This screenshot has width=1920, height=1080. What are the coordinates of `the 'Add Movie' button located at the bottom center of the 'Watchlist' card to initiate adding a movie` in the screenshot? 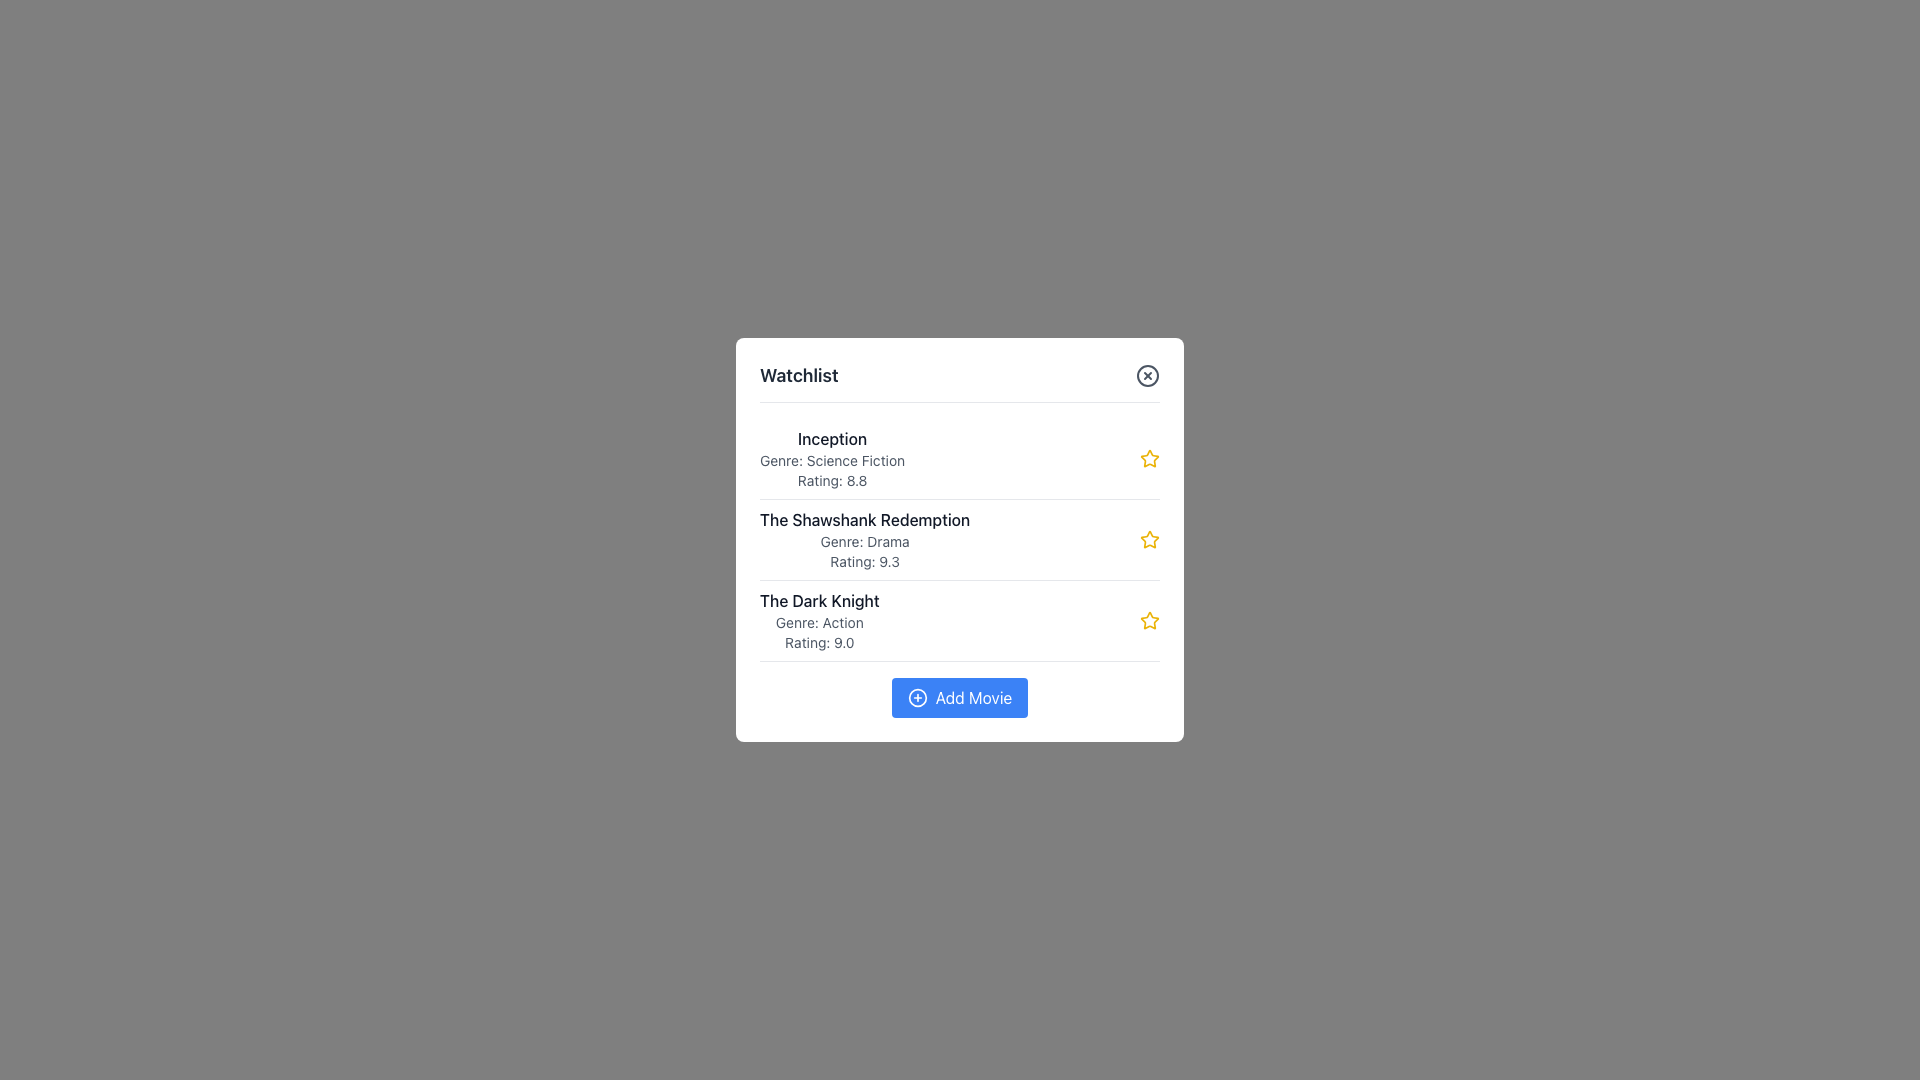 It's located at (960, 697).